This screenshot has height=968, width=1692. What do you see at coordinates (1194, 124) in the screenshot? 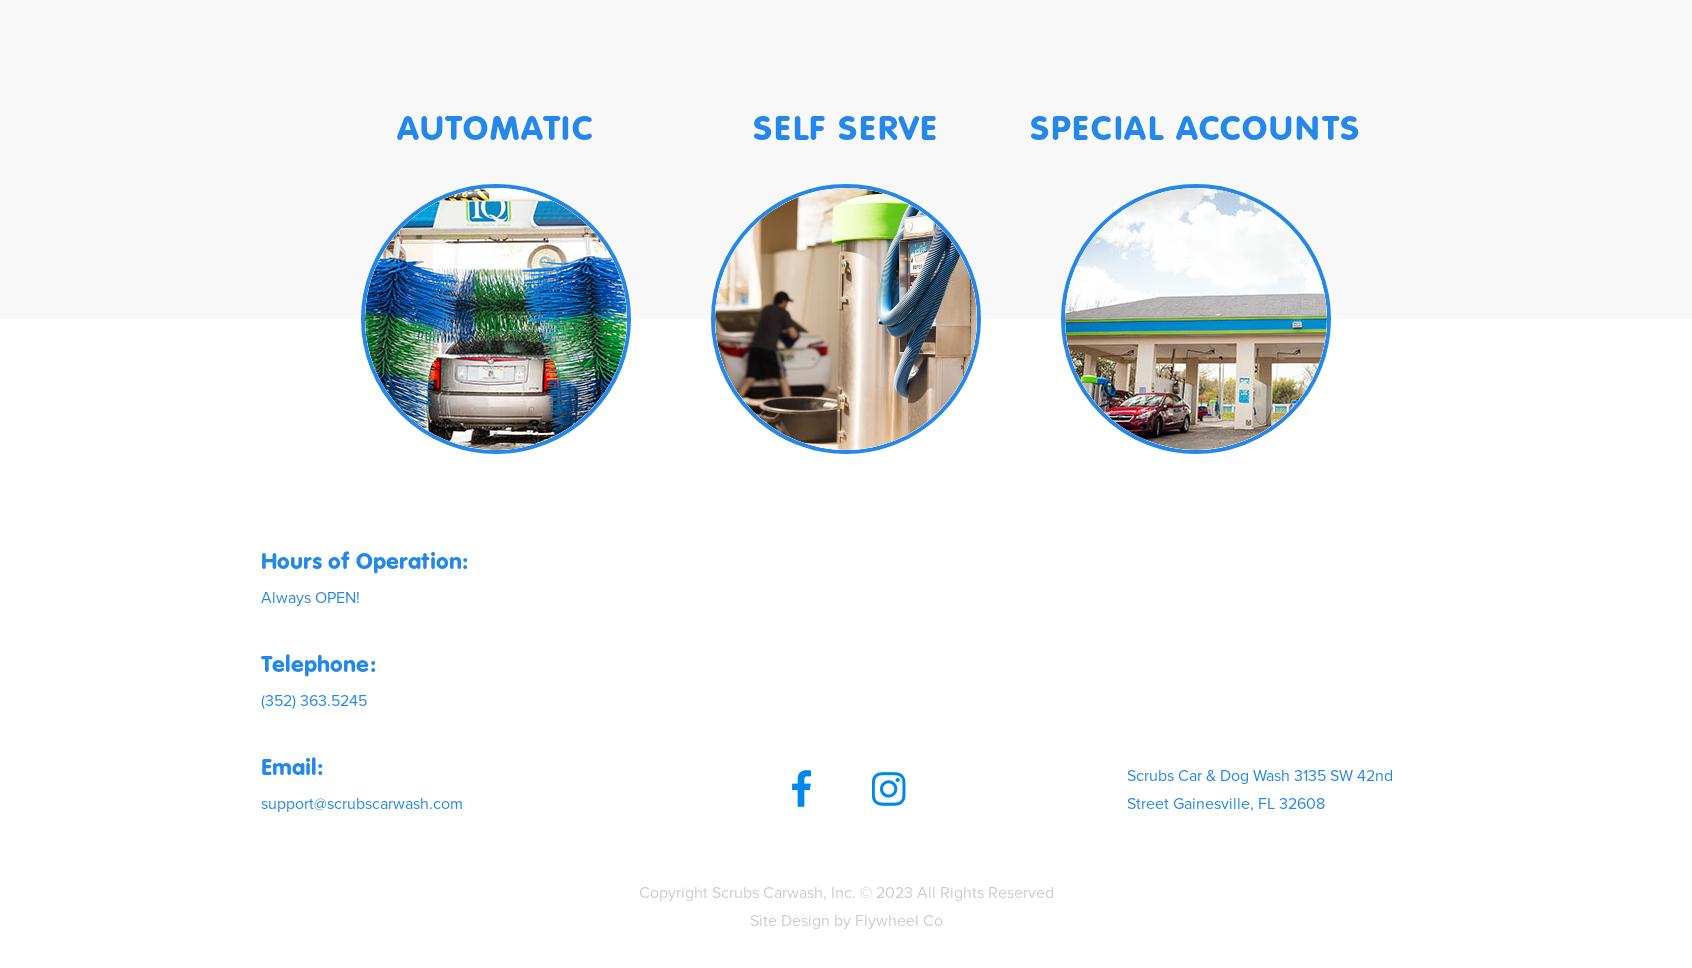
I see `'SPECIAL ACCOUNTS'` at bounding box center [1194, 124].